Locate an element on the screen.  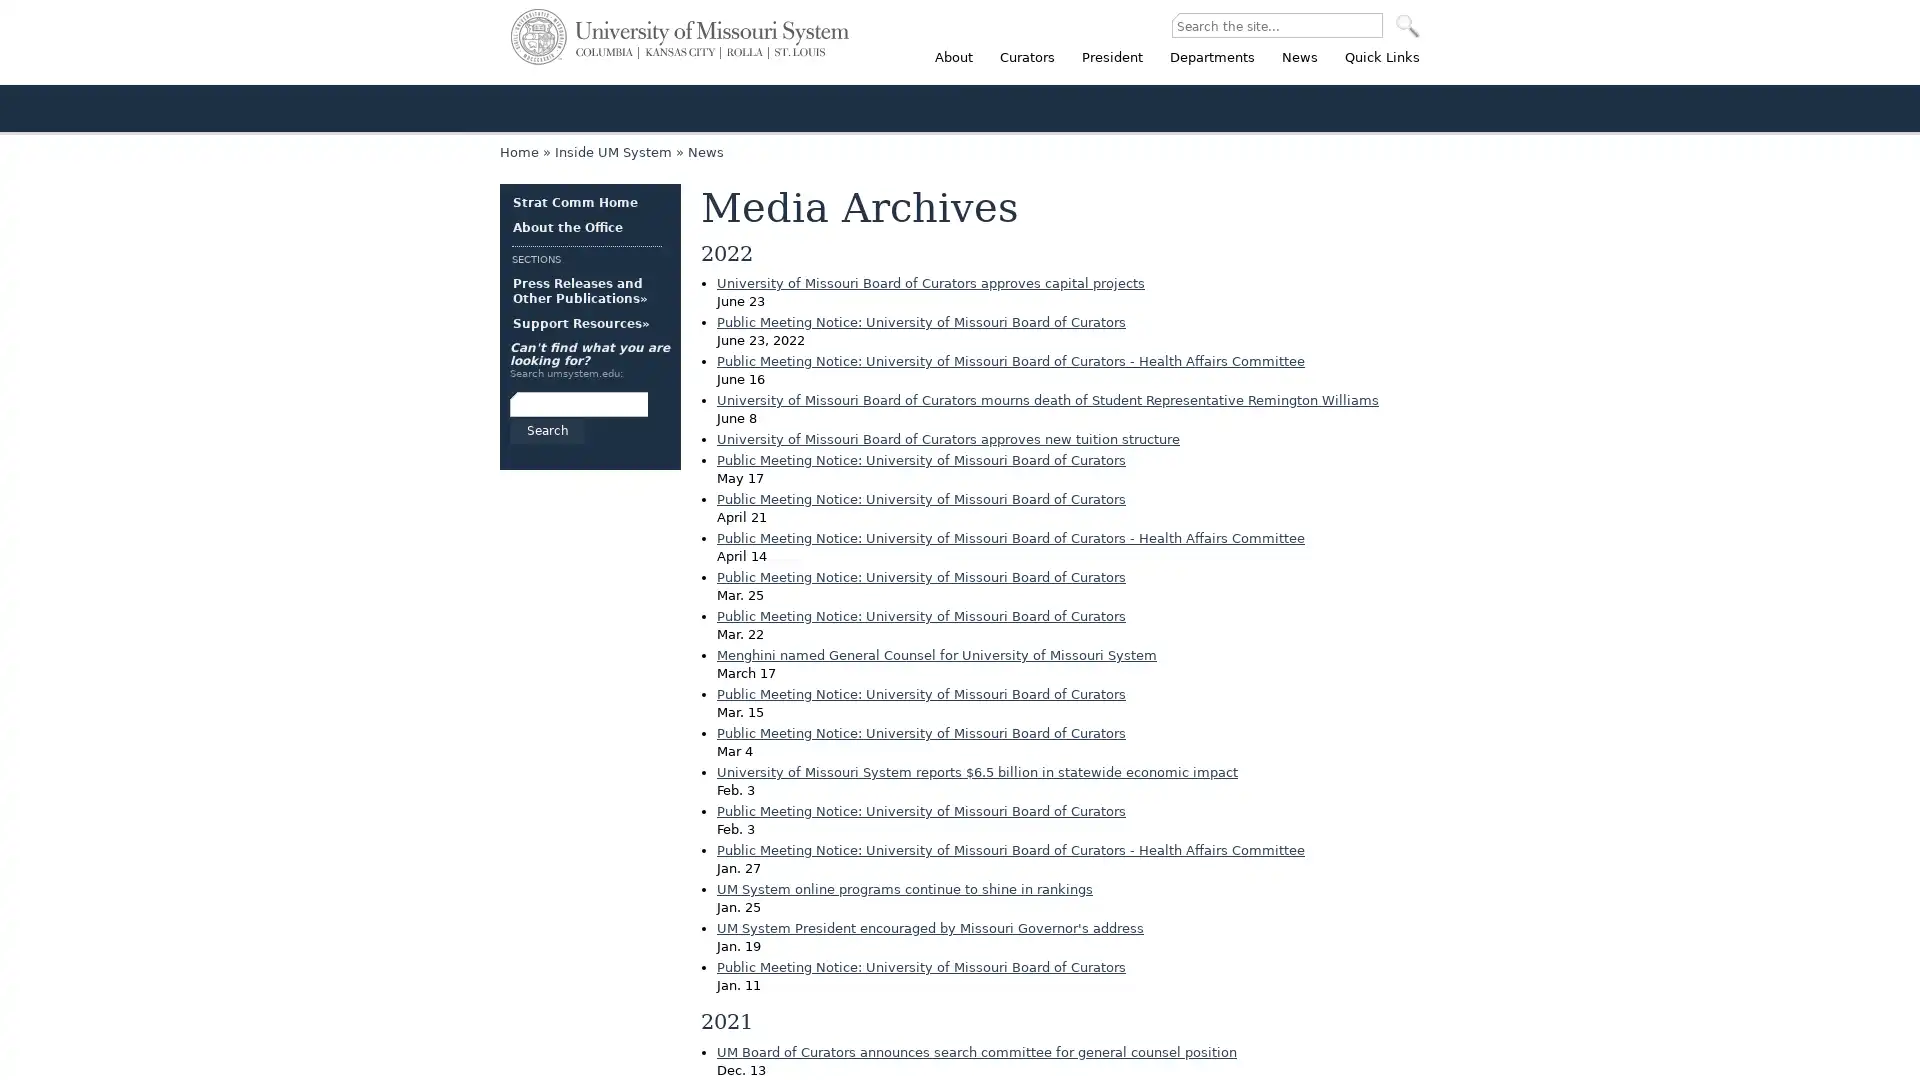
SEARCH is located at coordinates (1406, 26).